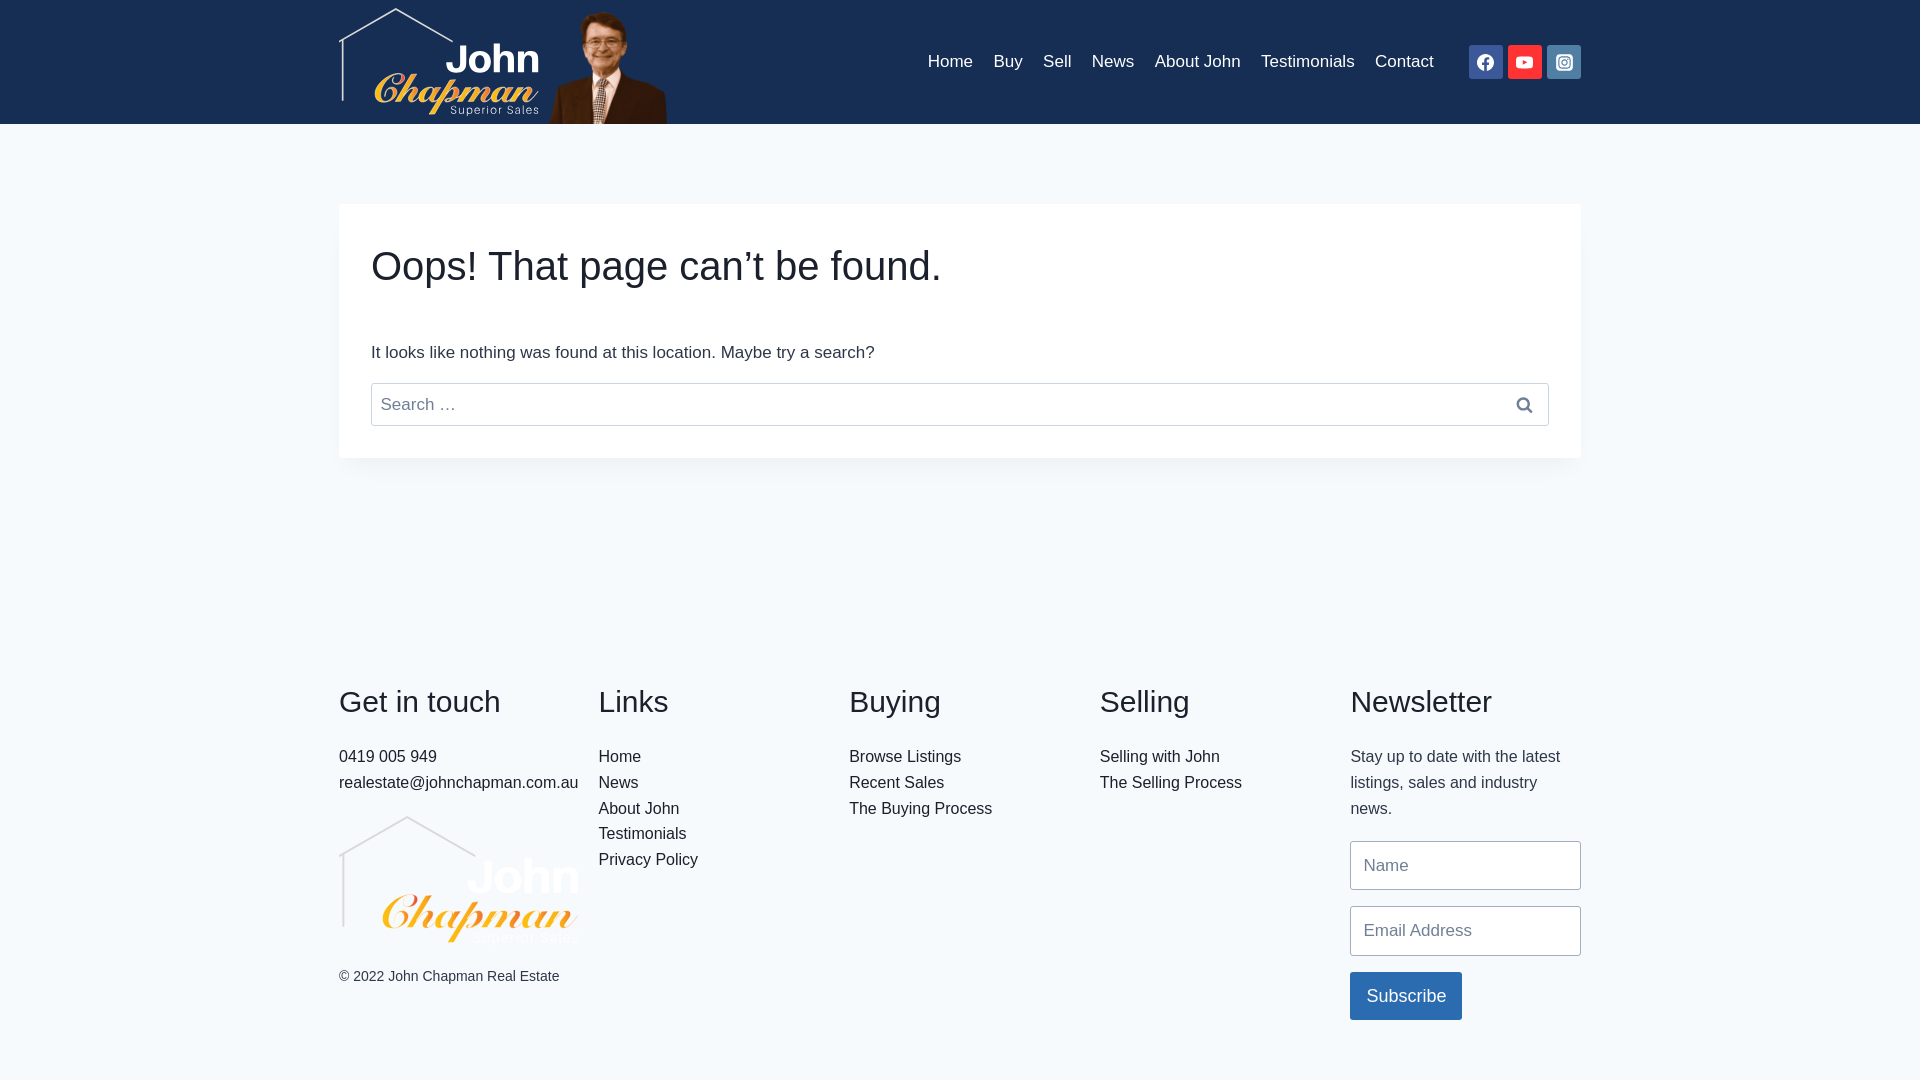 The height and width of the screenshot is (1080, 1920). What do you see at coordinates (458, 781) in the screenshot?
I see `'realestate@johnchapman.com.au'` at bounding box center [458, 781].